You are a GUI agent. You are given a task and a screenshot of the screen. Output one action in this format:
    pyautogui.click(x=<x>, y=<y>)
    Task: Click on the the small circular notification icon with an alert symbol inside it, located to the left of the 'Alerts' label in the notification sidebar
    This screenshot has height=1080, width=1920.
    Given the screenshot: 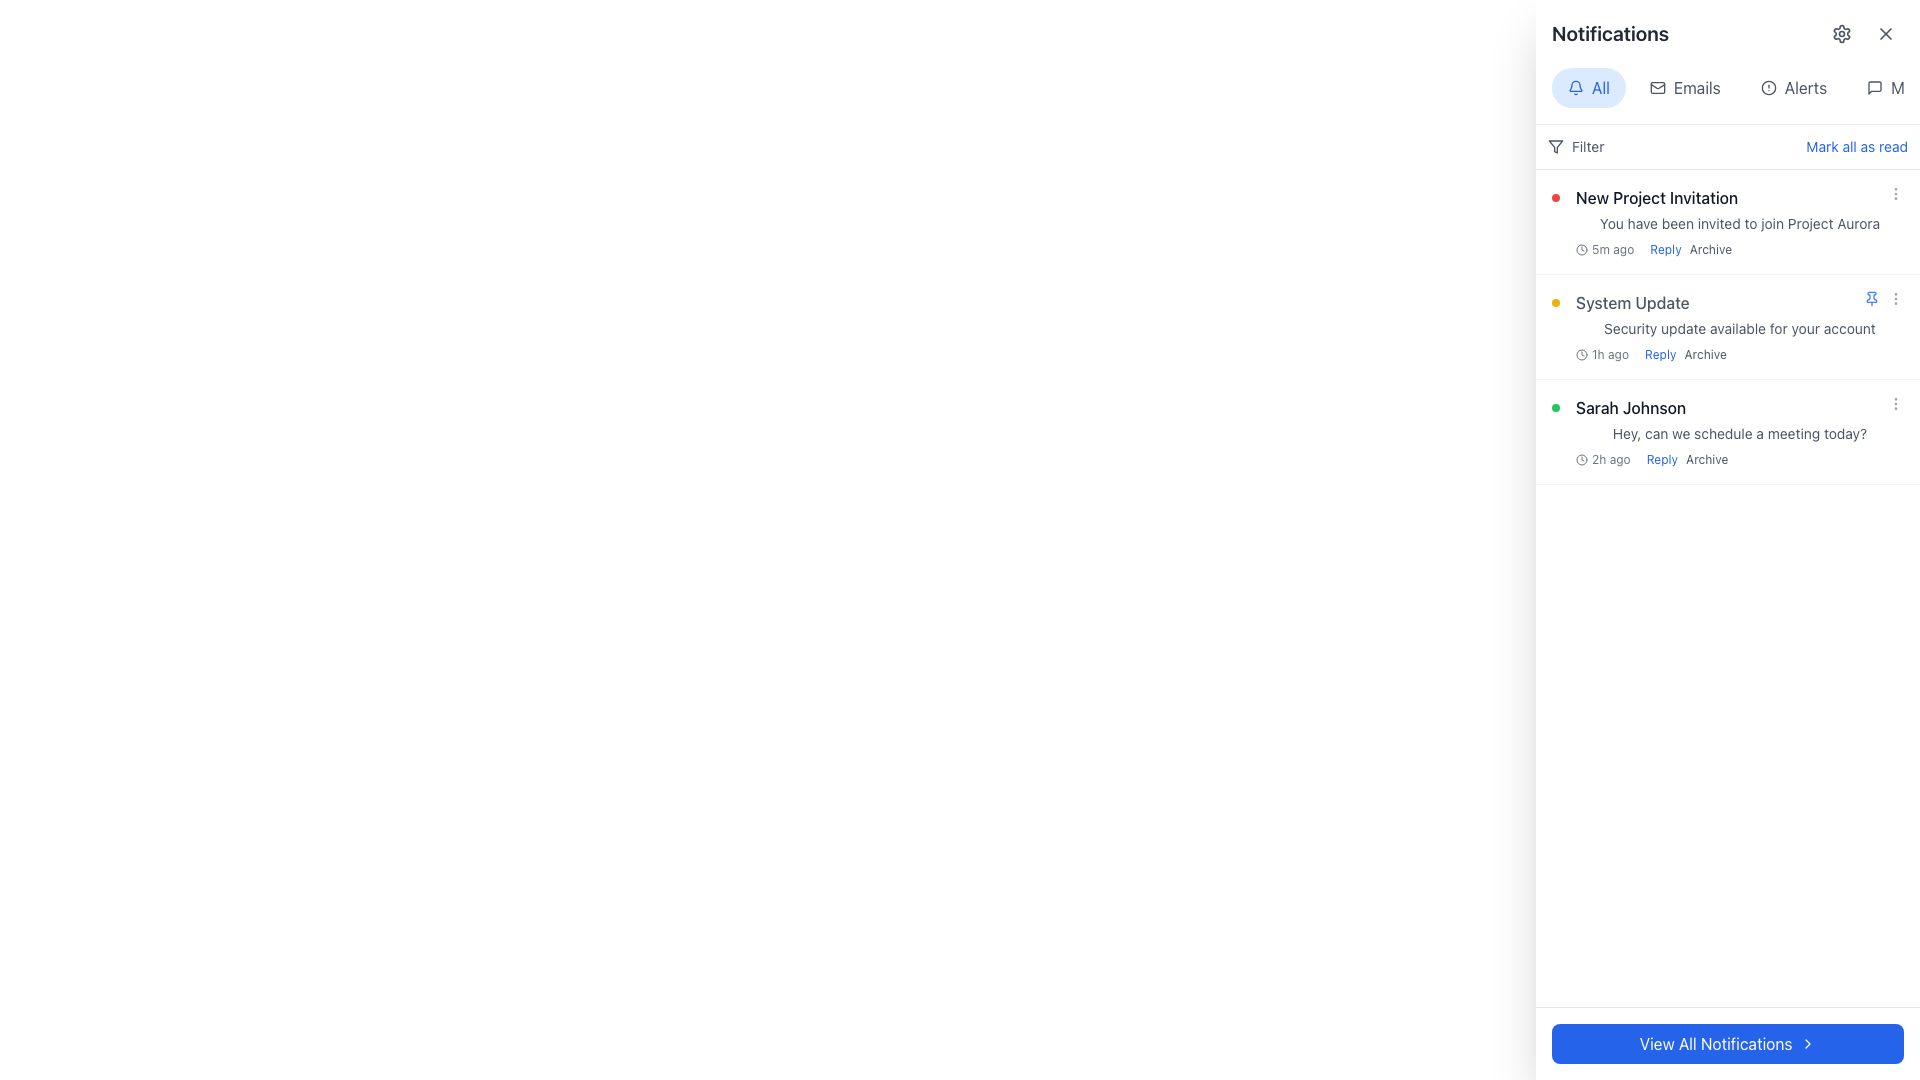 What is the action you would take?
    pyautogui.click(x=1768, y=87)
    